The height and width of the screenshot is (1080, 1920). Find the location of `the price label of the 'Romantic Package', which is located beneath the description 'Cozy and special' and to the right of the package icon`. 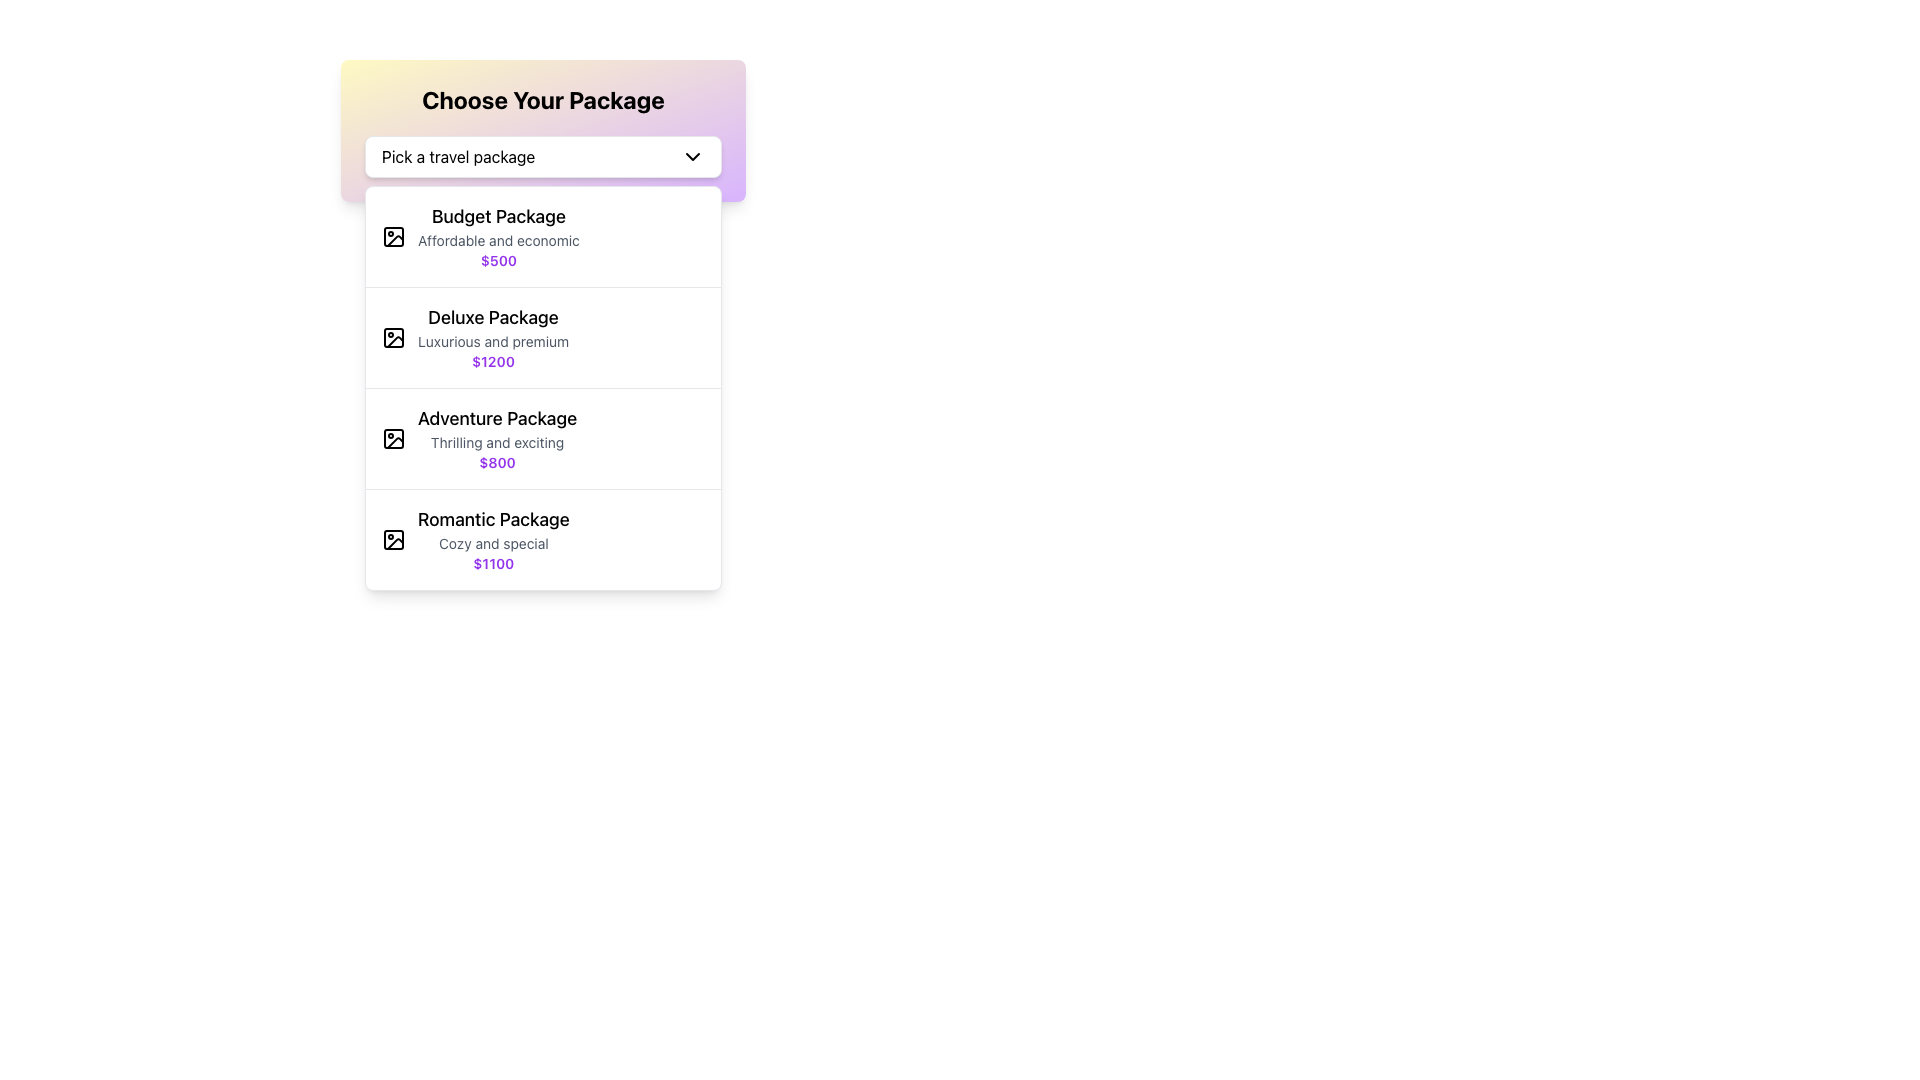

the price label of the 'Romantic Package', which is located beneath the description 'Cozy and special' and to the right of the package icon is located at coordinates (493, 563).